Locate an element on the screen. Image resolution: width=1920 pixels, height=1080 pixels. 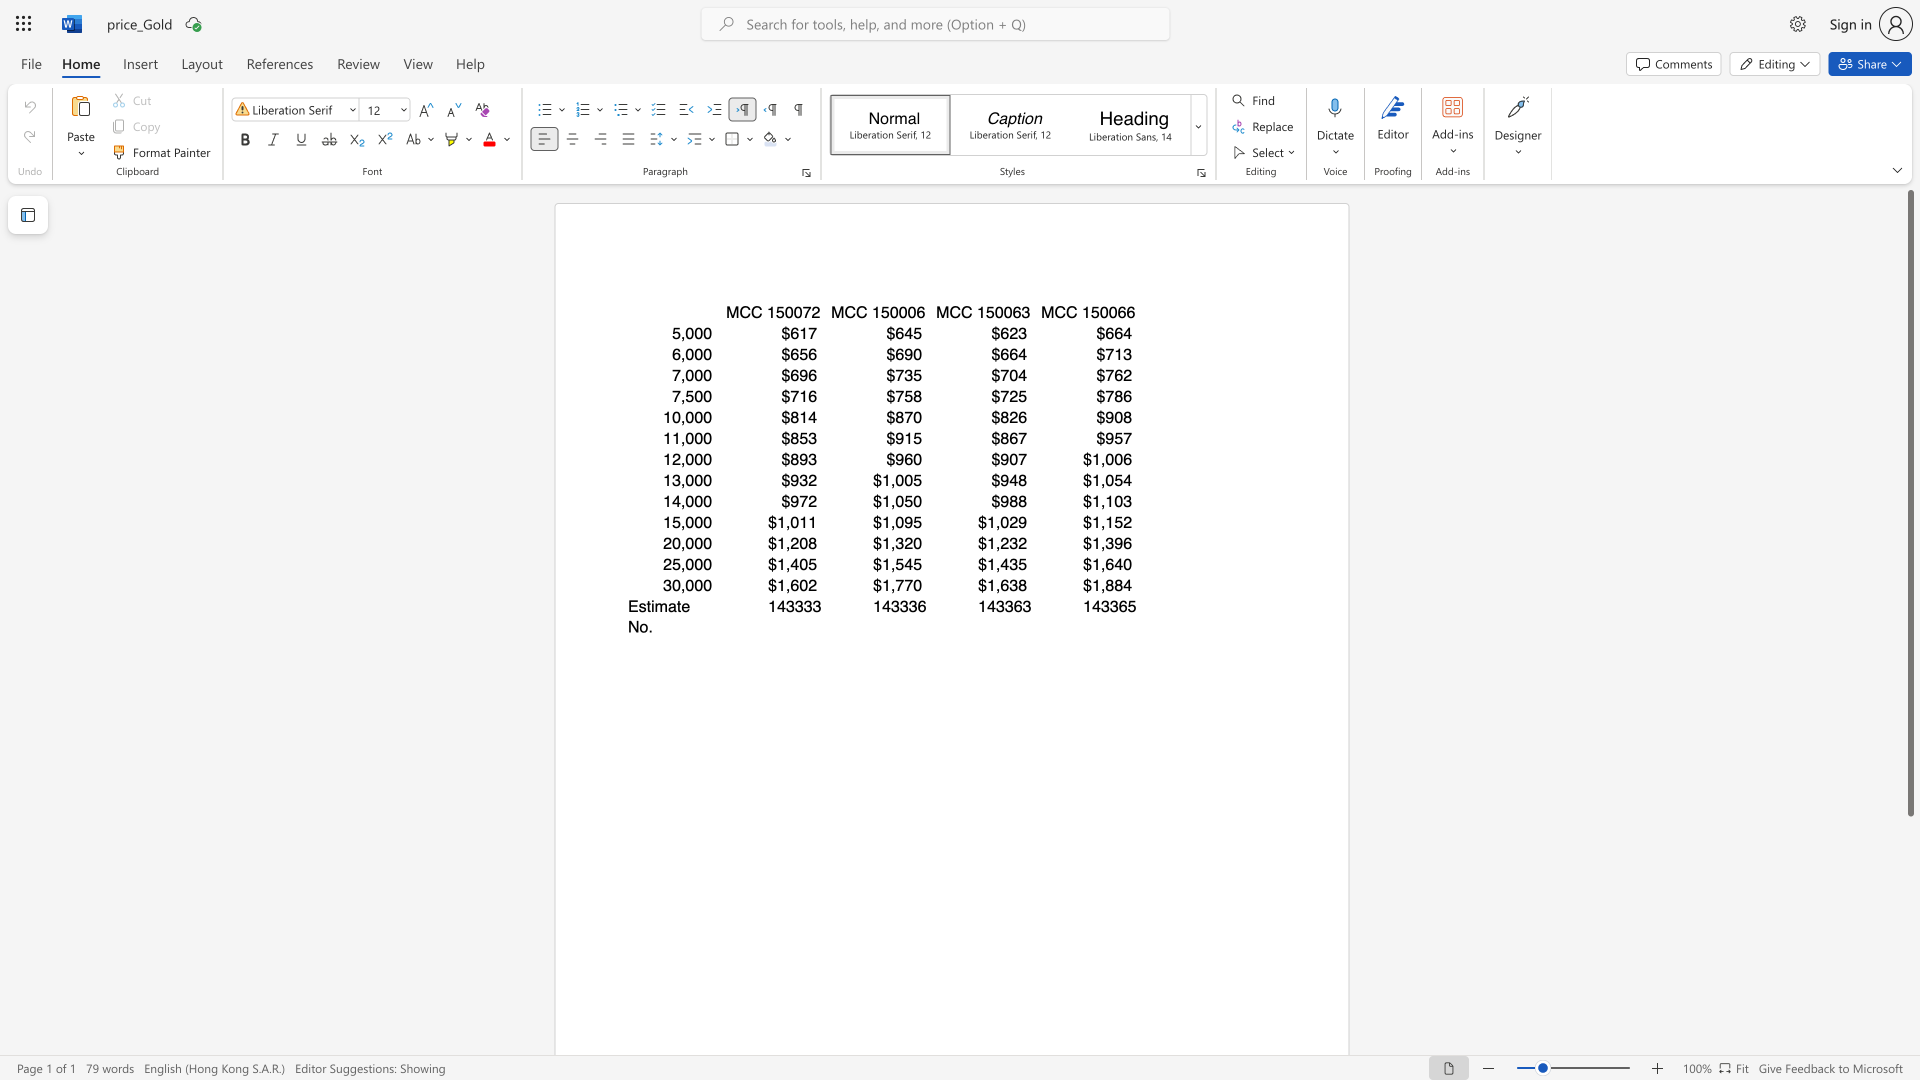
the scrollbar to slide the page down is located at coordinates (1909, 1048).